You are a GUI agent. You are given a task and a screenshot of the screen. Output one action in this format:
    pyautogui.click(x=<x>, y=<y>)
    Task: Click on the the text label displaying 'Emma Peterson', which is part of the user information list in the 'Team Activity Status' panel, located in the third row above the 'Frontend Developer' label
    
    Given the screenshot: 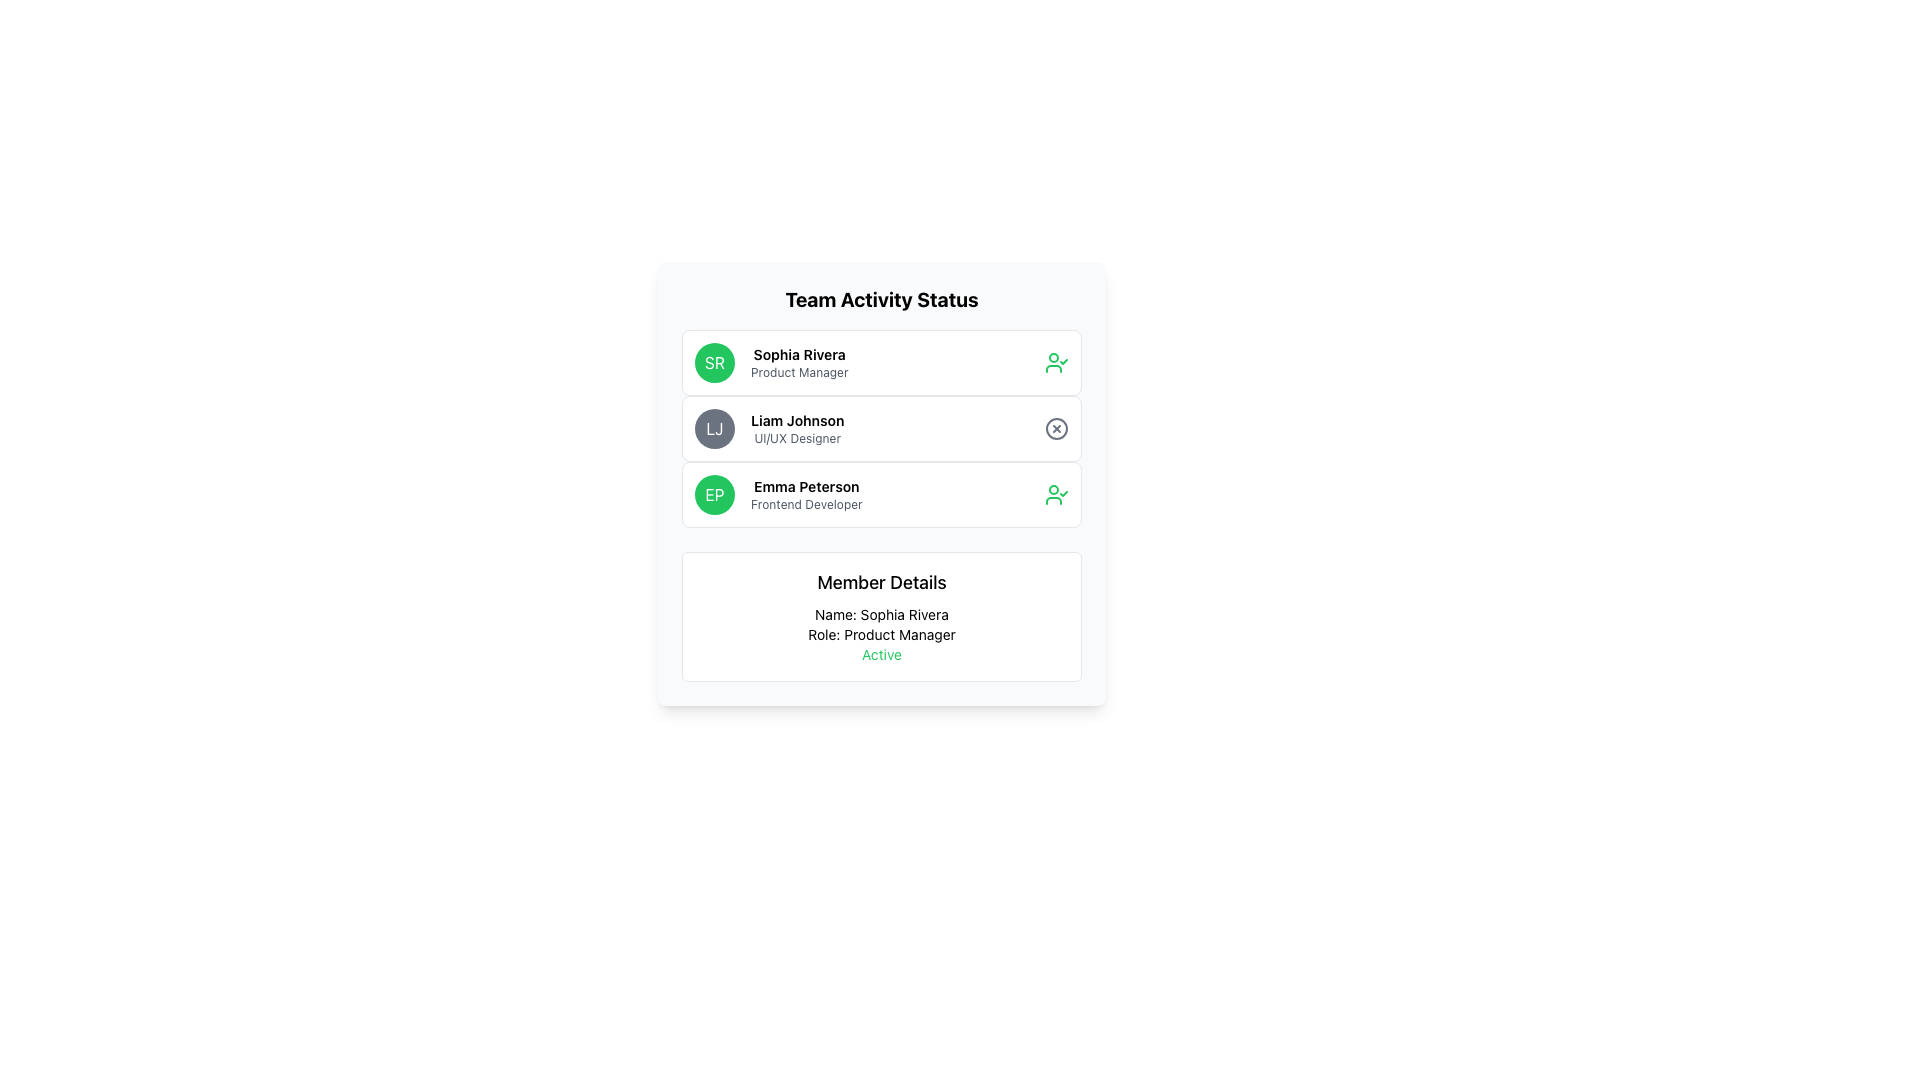 What is the action you would take?
    pyautogui.click(x=806, y=486)
    